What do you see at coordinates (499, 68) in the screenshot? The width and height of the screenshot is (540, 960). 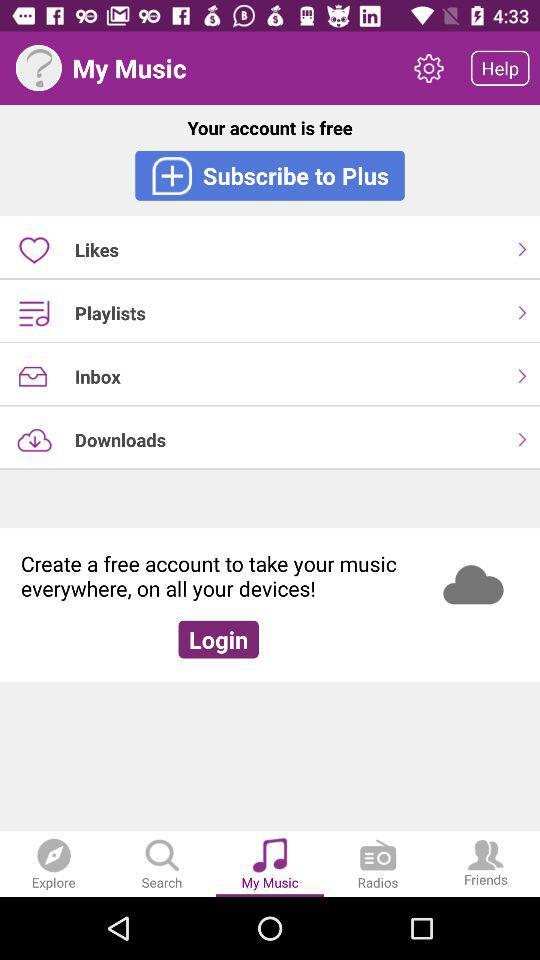 I see `icon above the your account is icon` at bounding box center [499, 68].